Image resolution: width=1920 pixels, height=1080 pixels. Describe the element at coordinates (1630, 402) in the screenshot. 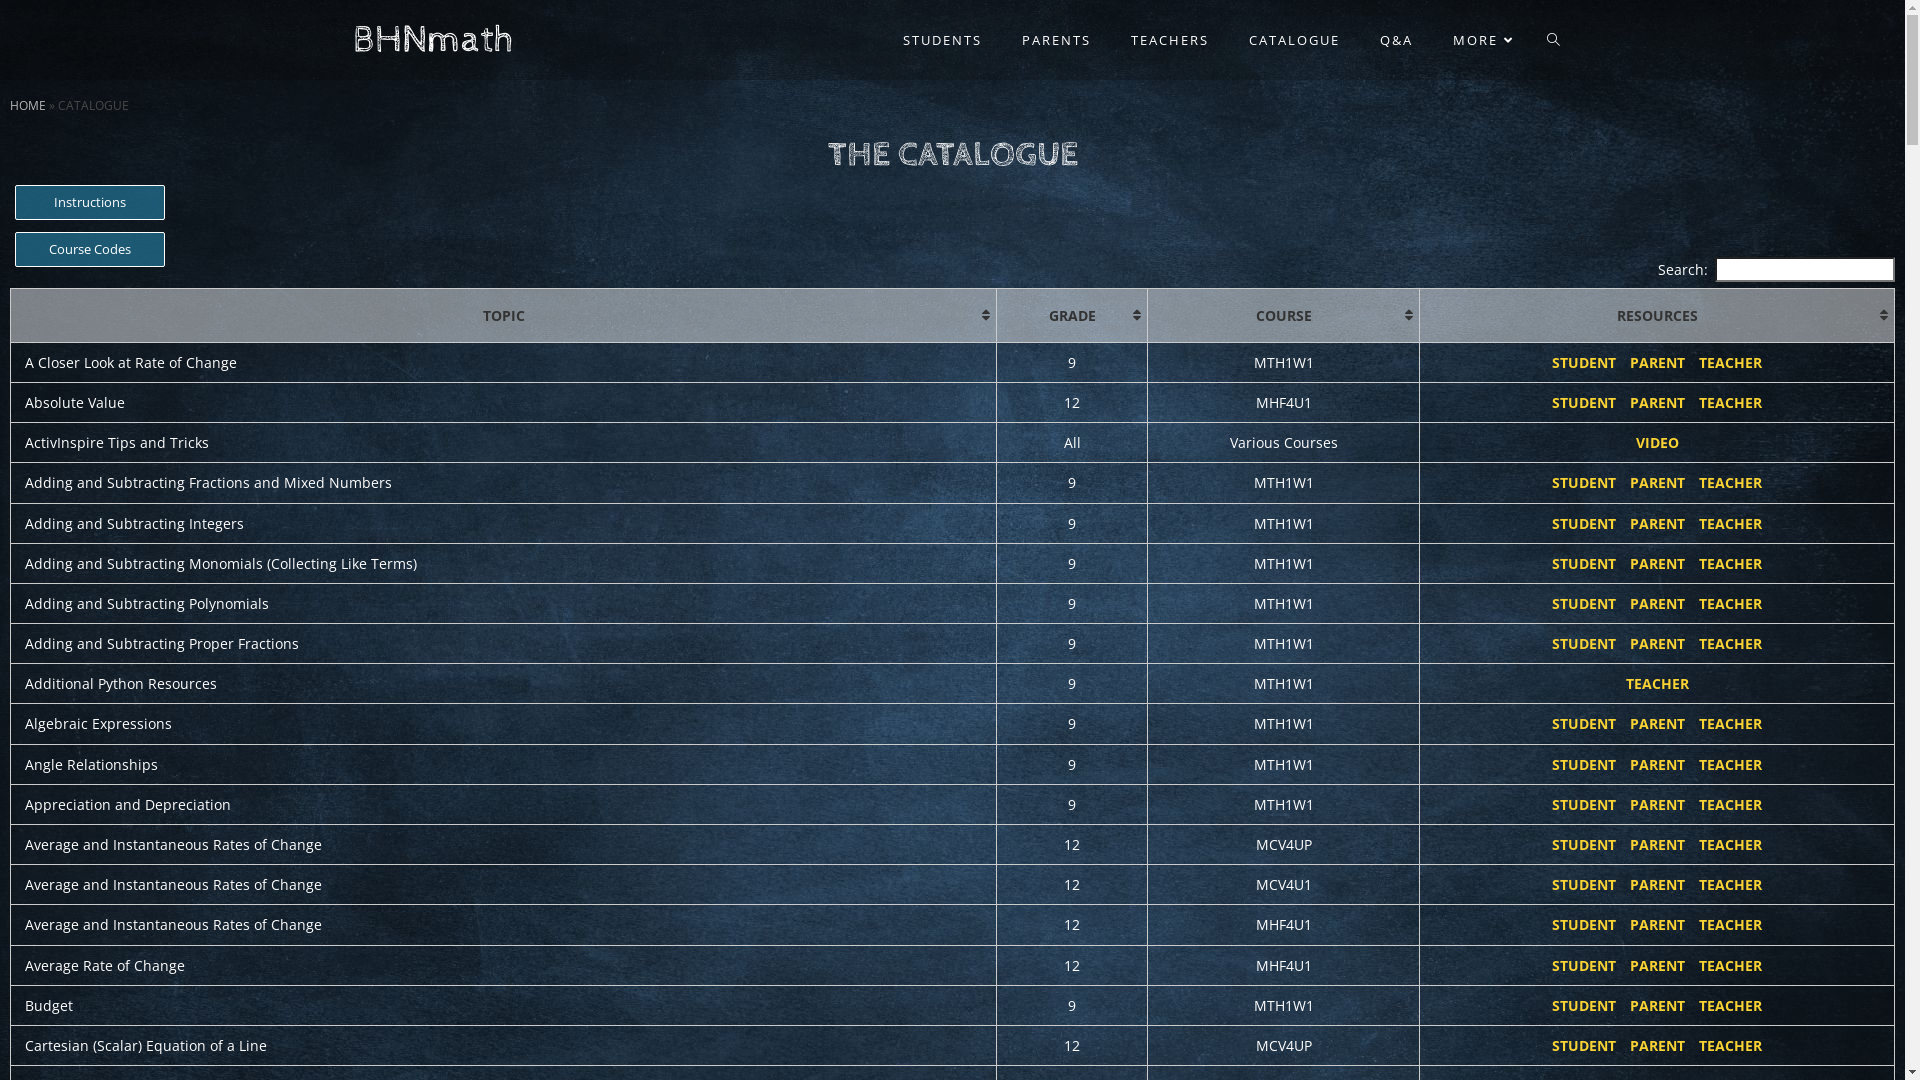

I see `'PARENT'` at that location.